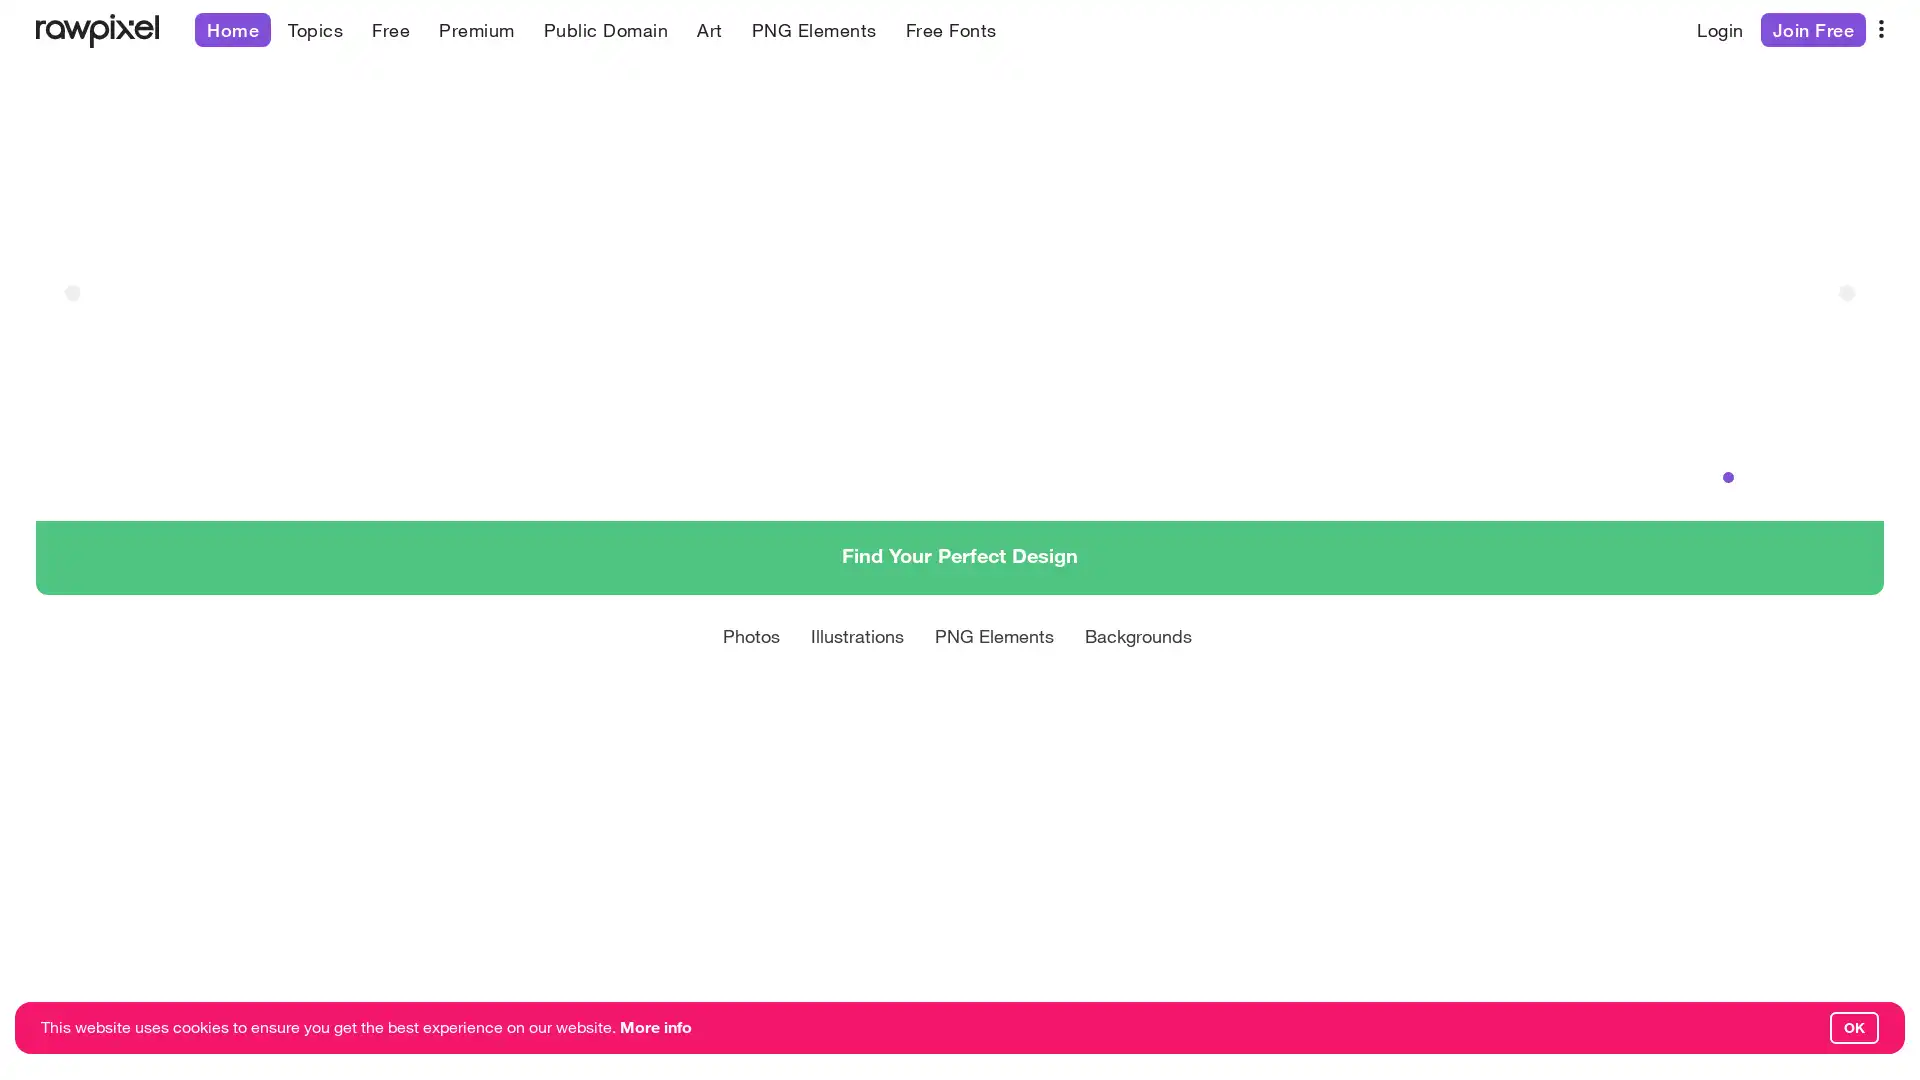 Image resolution: width=1920 pixels, height=1080 pixels. What do you see at coordinates (1138, 680) in the screenshot?
I see `Backgrounds` at bounding box center [1138, 680].